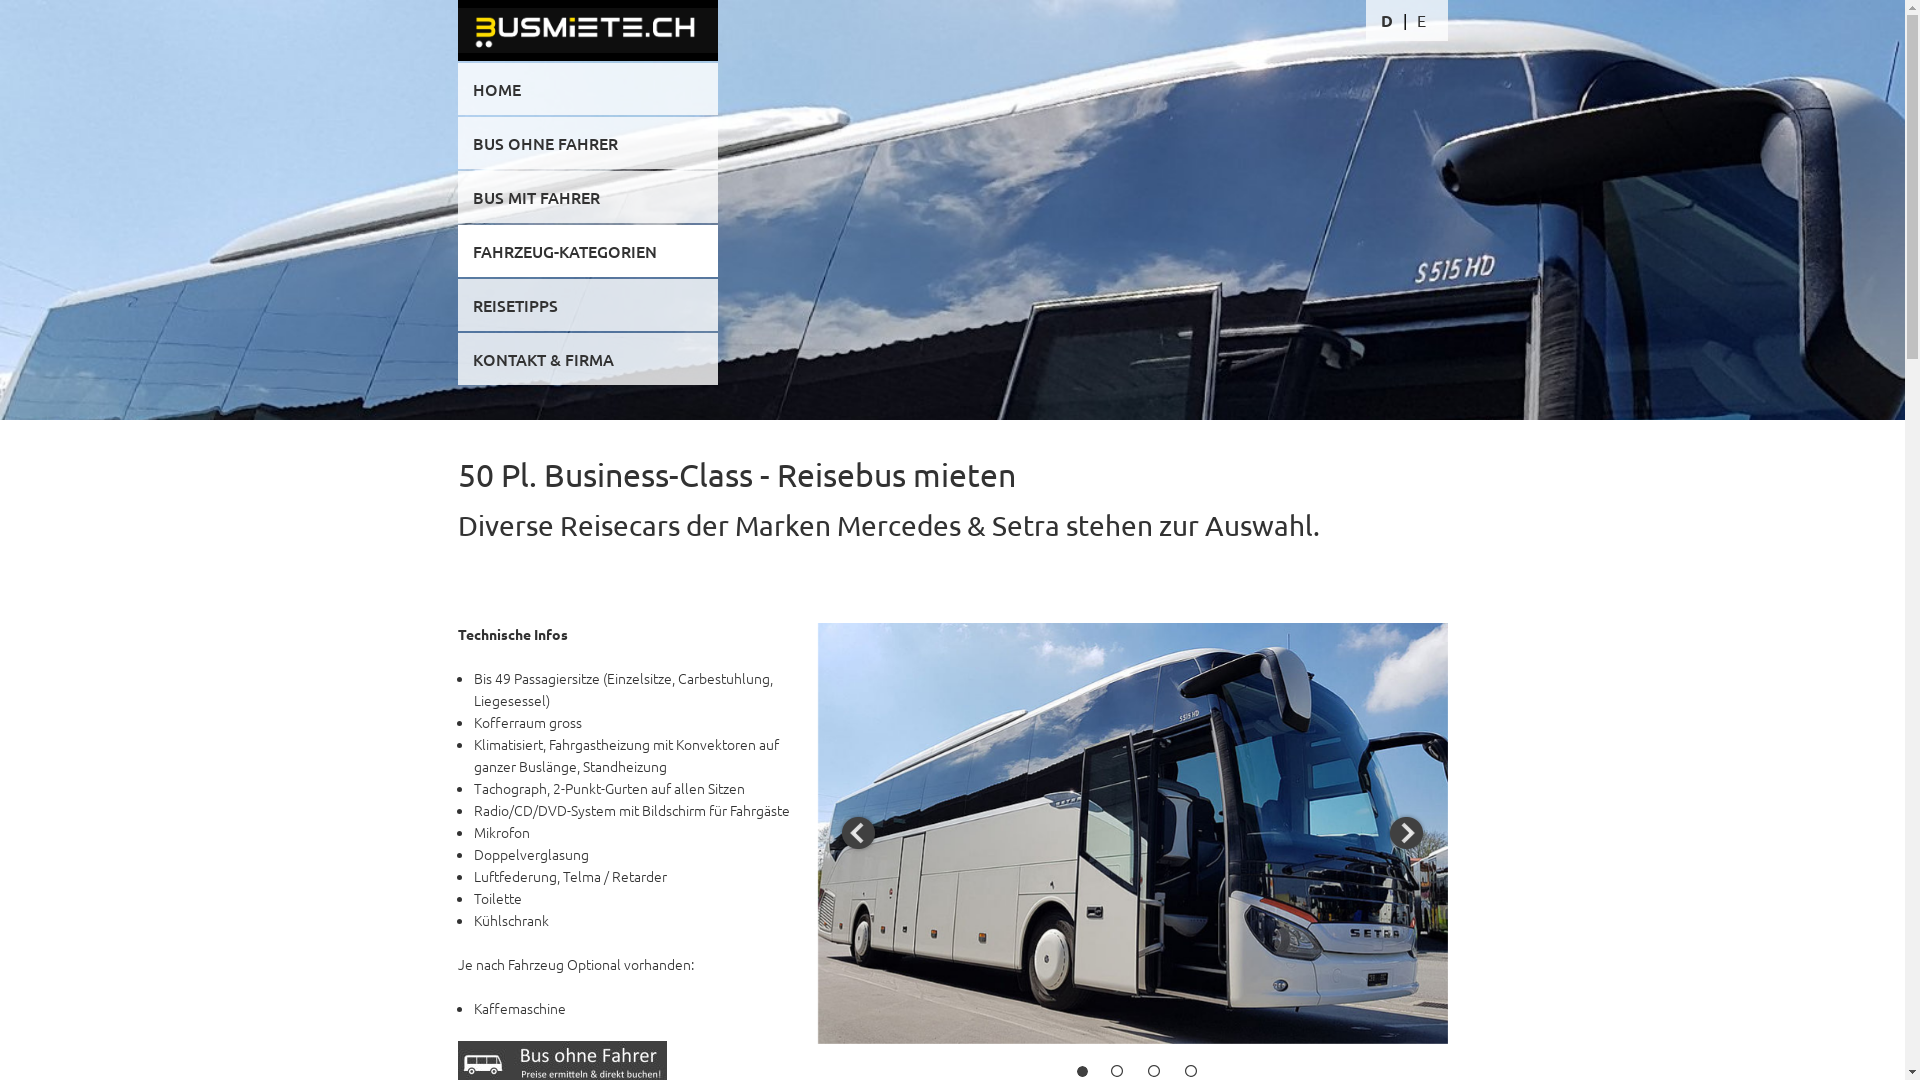 The width and height of the screenshot is (1920, 1080). Describe the element at coordinates (587, 196) in the screenshot. I see `'BUS MIT FAHRER'` at that location.